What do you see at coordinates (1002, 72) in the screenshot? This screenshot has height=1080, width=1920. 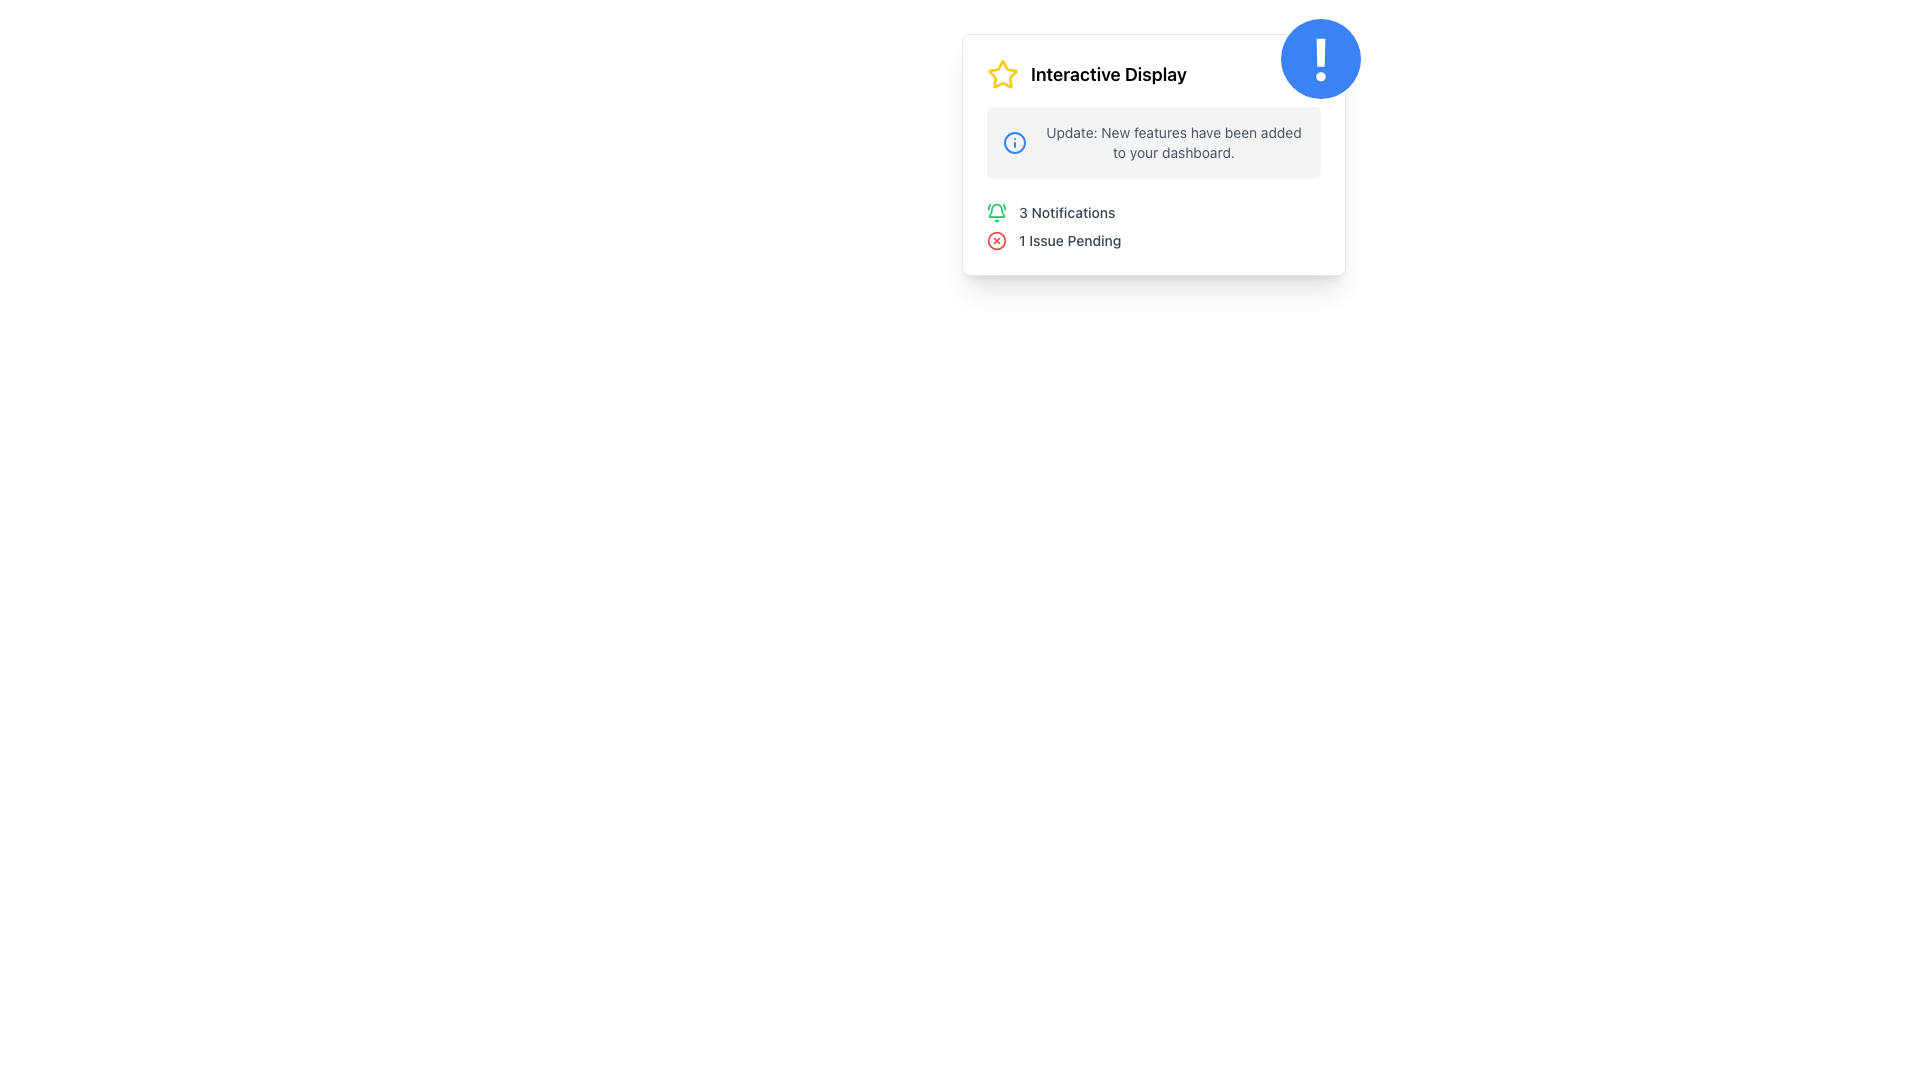 I see `the icon located to the left of the title 'Interactive Display' in the notification panel` at bounding box center [1002, 72].